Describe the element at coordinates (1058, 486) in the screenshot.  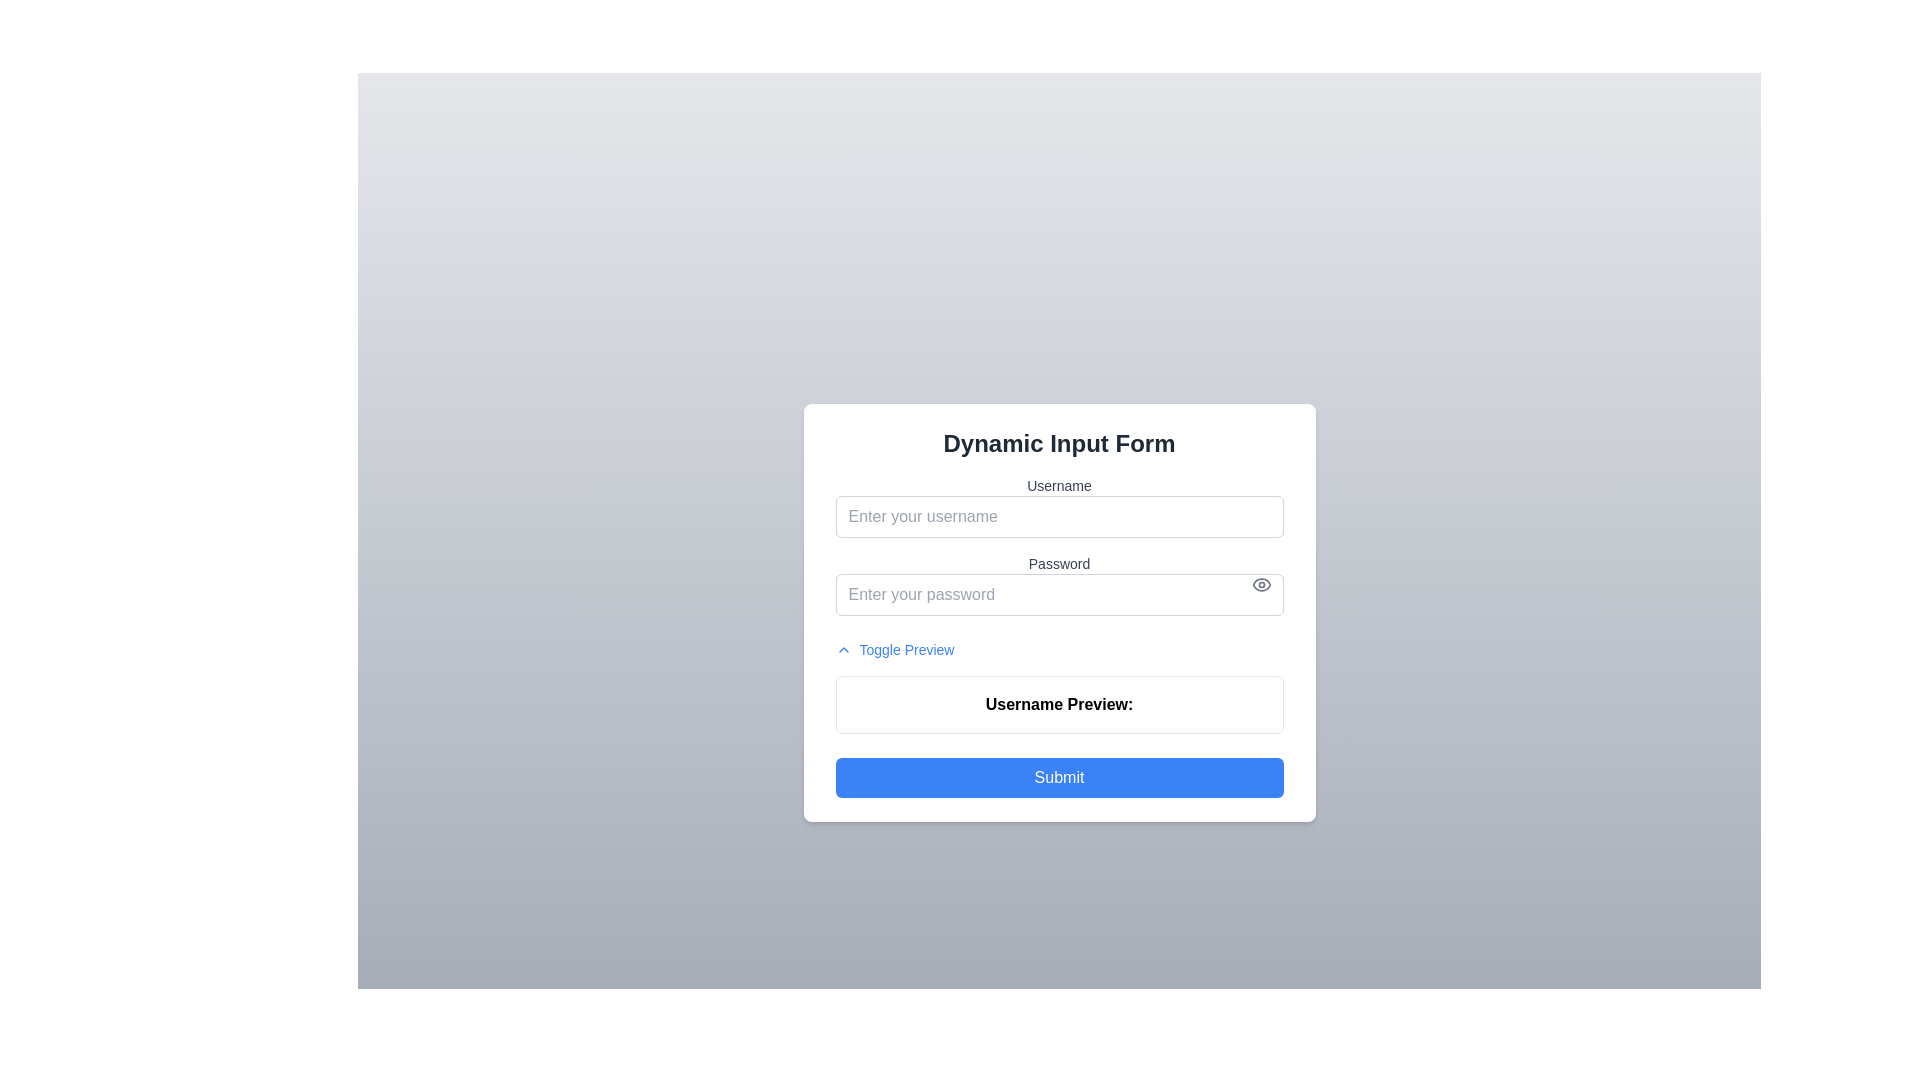
I see `the label indicating the username input field, which is positioned above the 'Enter your username.' text input box` at that location.